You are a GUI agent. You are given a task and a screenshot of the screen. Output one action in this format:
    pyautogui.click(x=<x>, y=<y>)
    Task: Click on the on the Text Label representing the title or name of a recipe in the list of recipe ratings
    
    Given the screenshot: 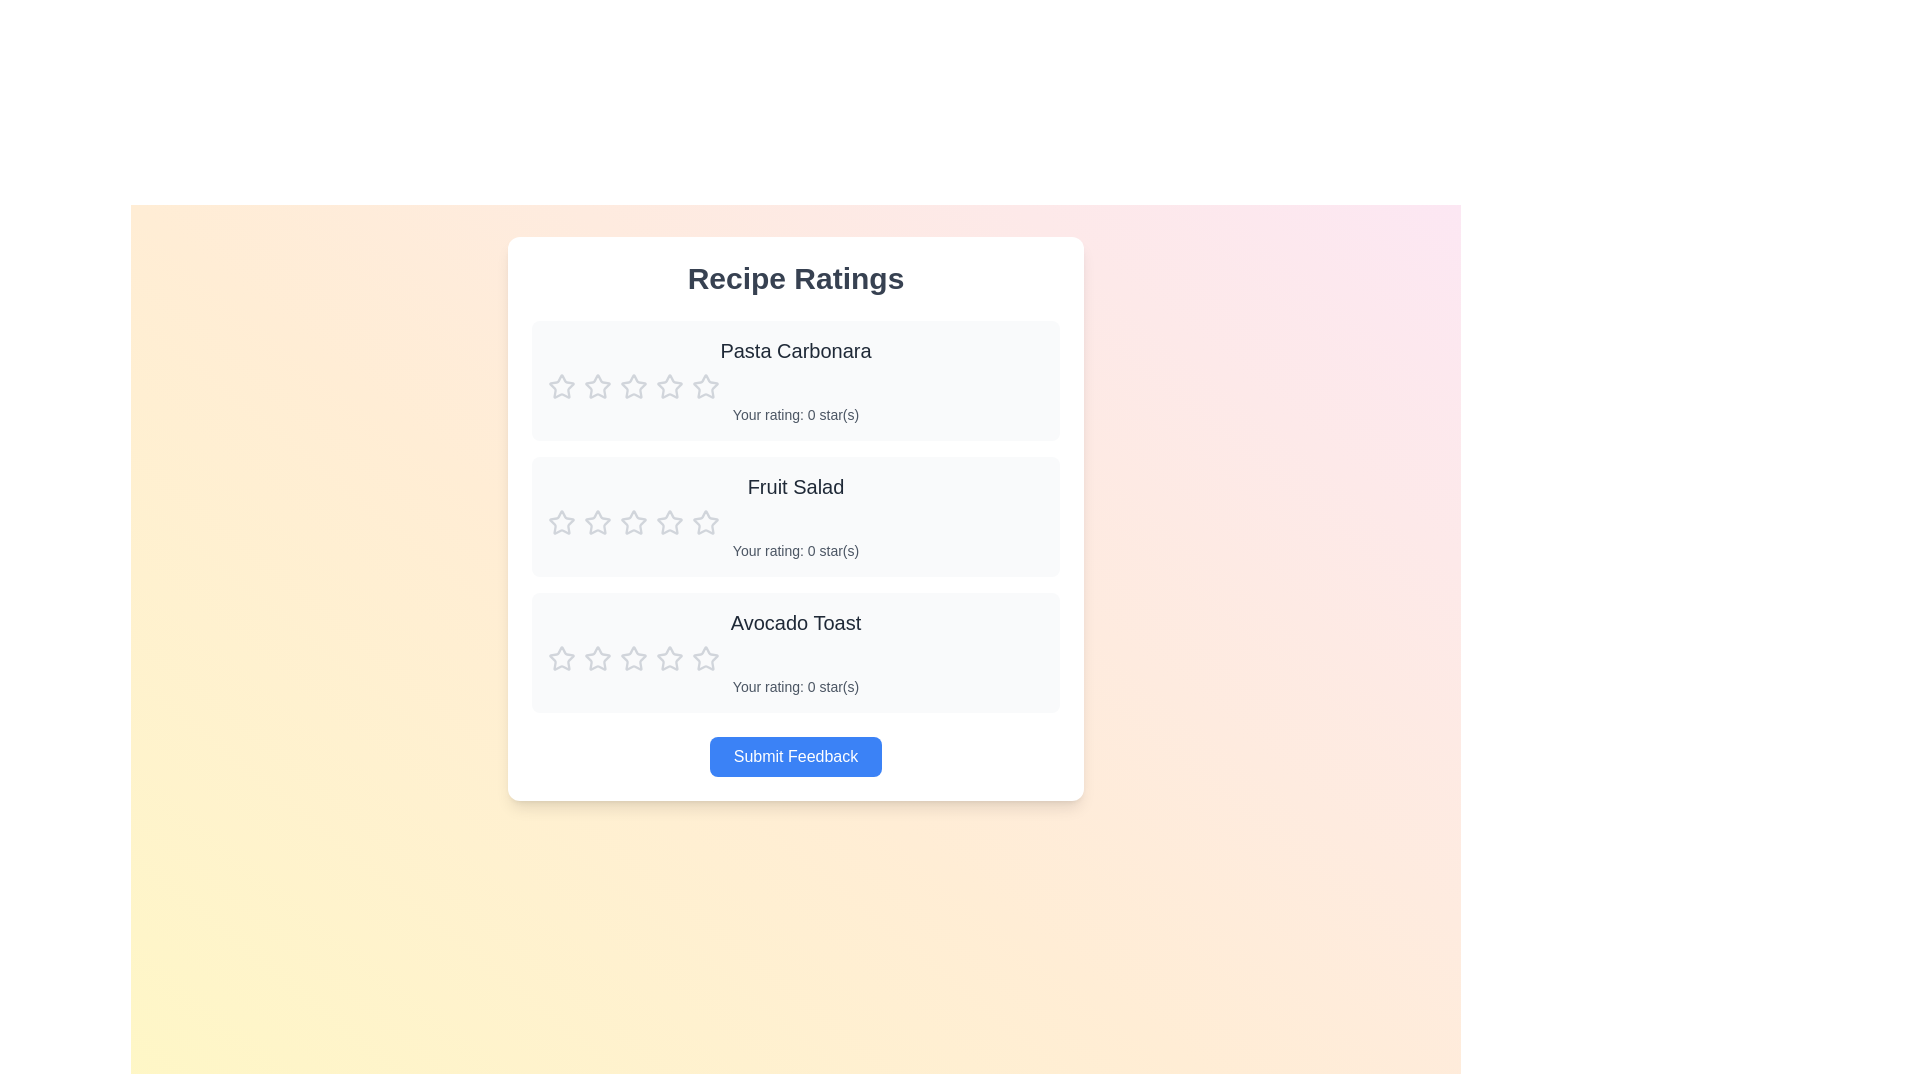 What is the action you would take?
    pyautogui.click(x=795, y=622)
    